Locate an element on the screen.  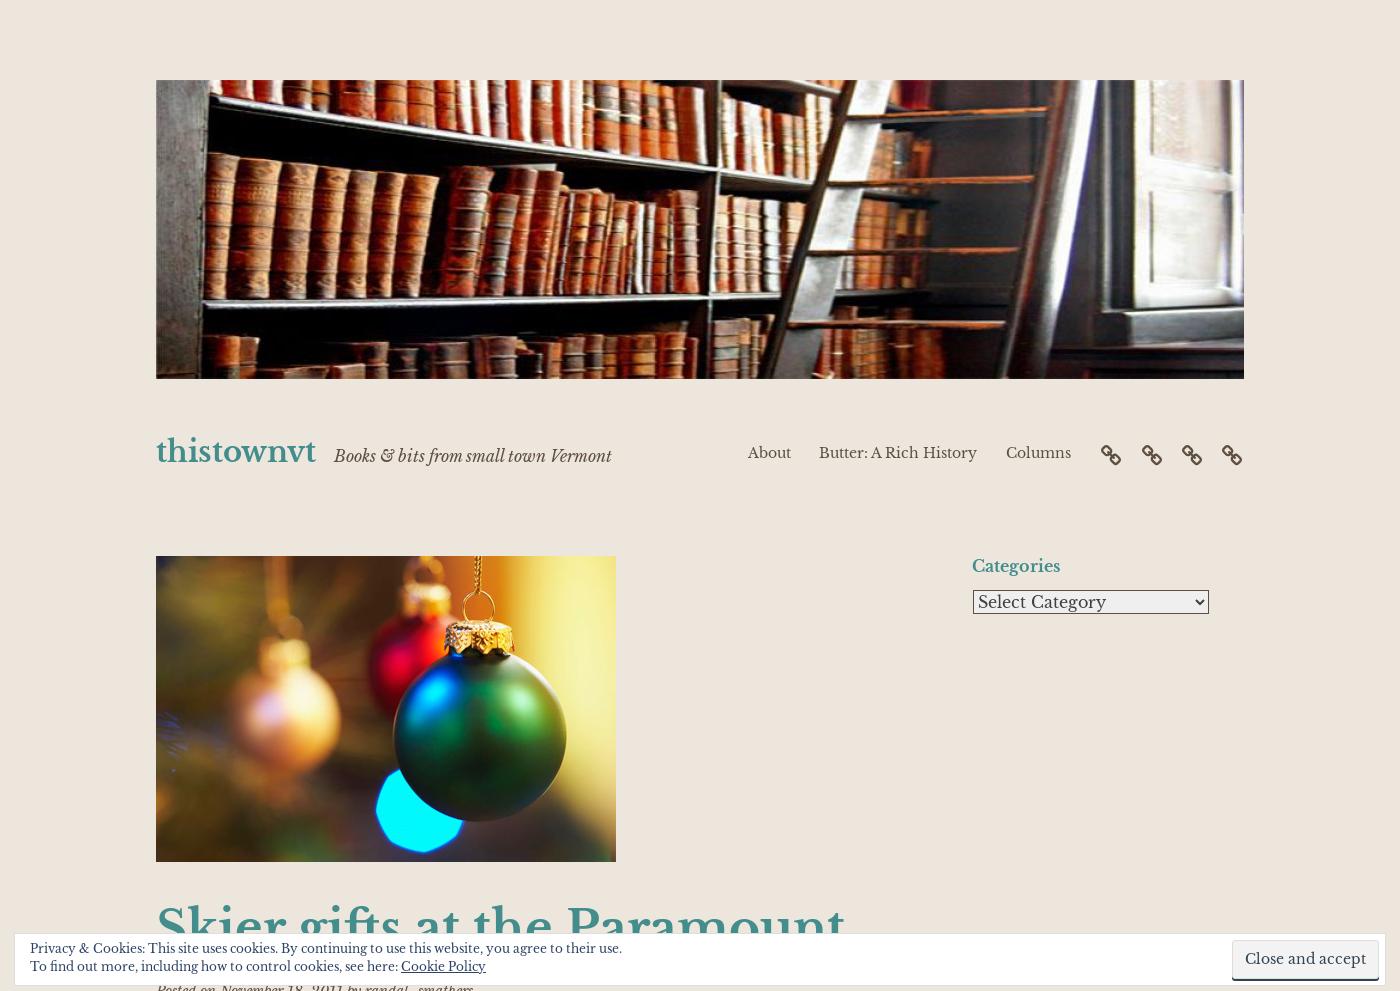
'Columns' is located at coordinates (1037, 451).